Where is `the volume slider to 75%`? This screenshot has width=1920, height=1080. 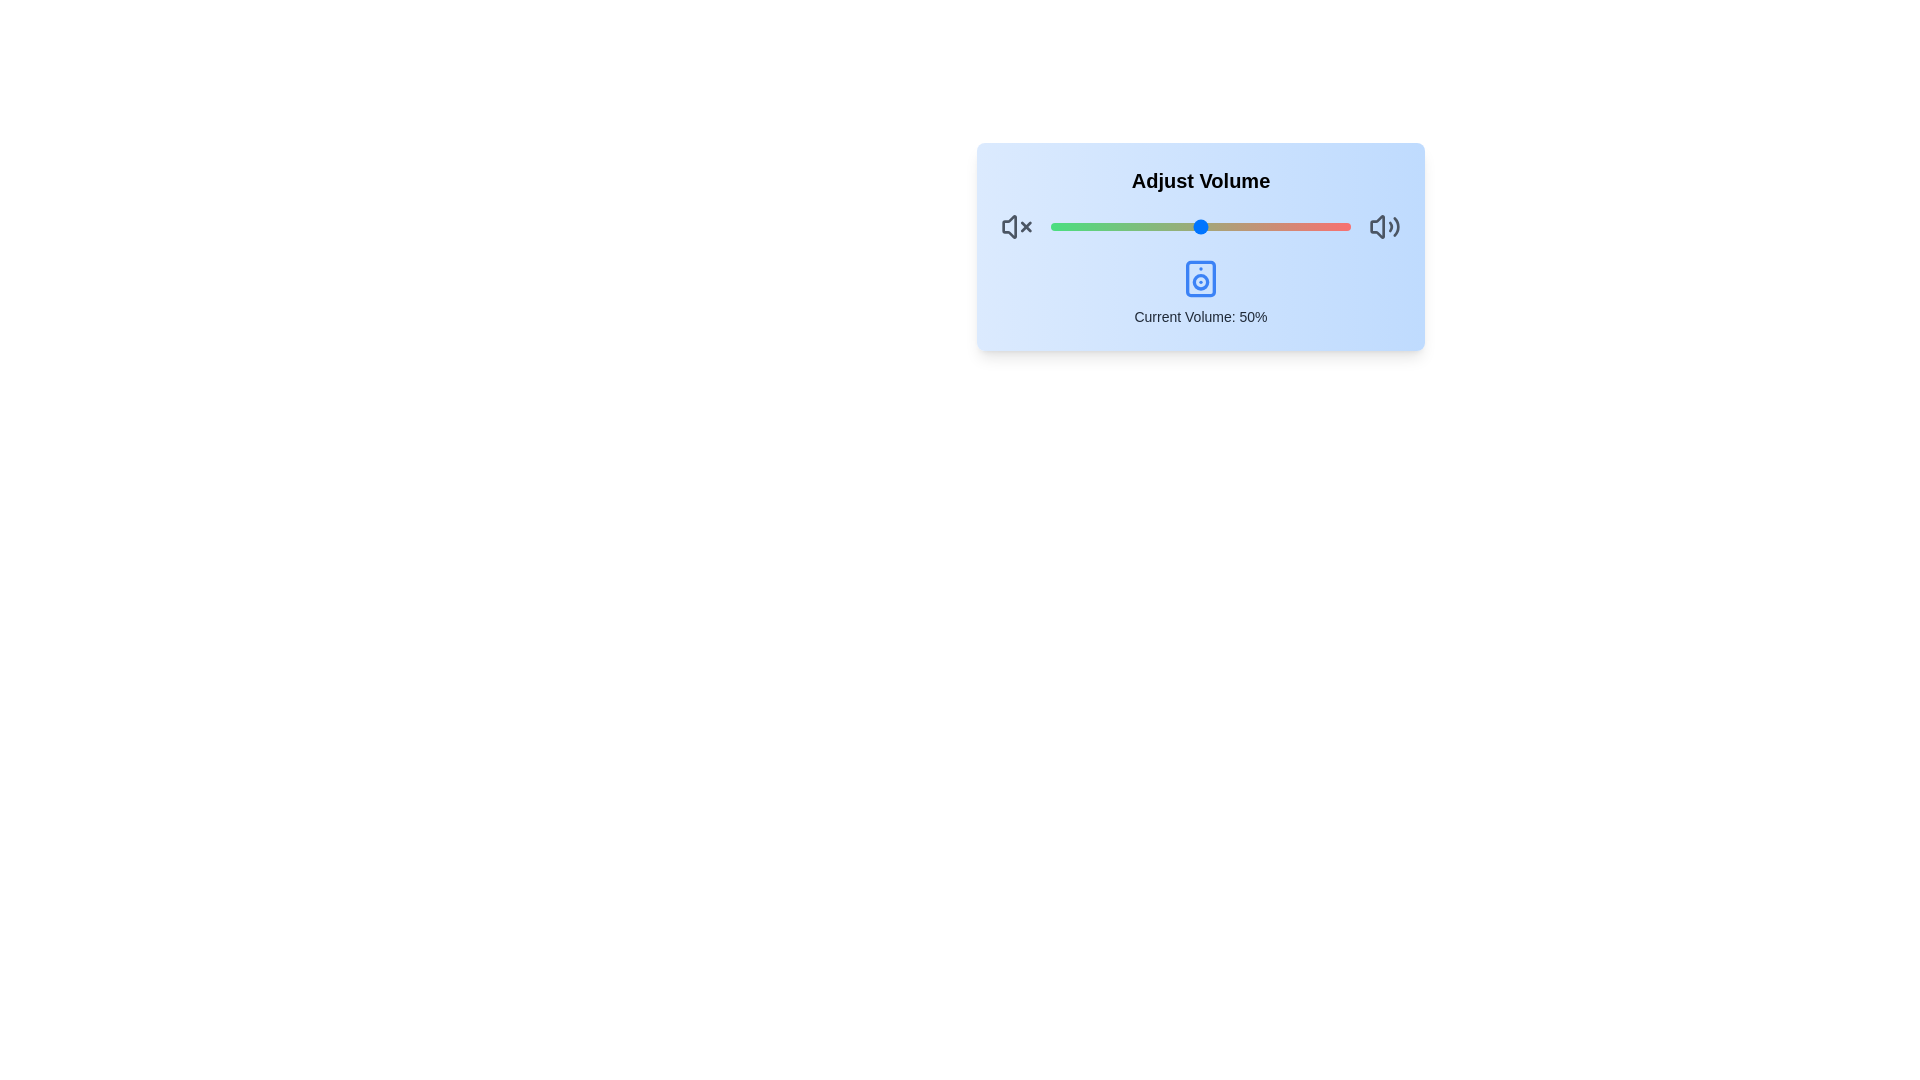 the volume slider to 75% is located at coordinates (1275, 226).